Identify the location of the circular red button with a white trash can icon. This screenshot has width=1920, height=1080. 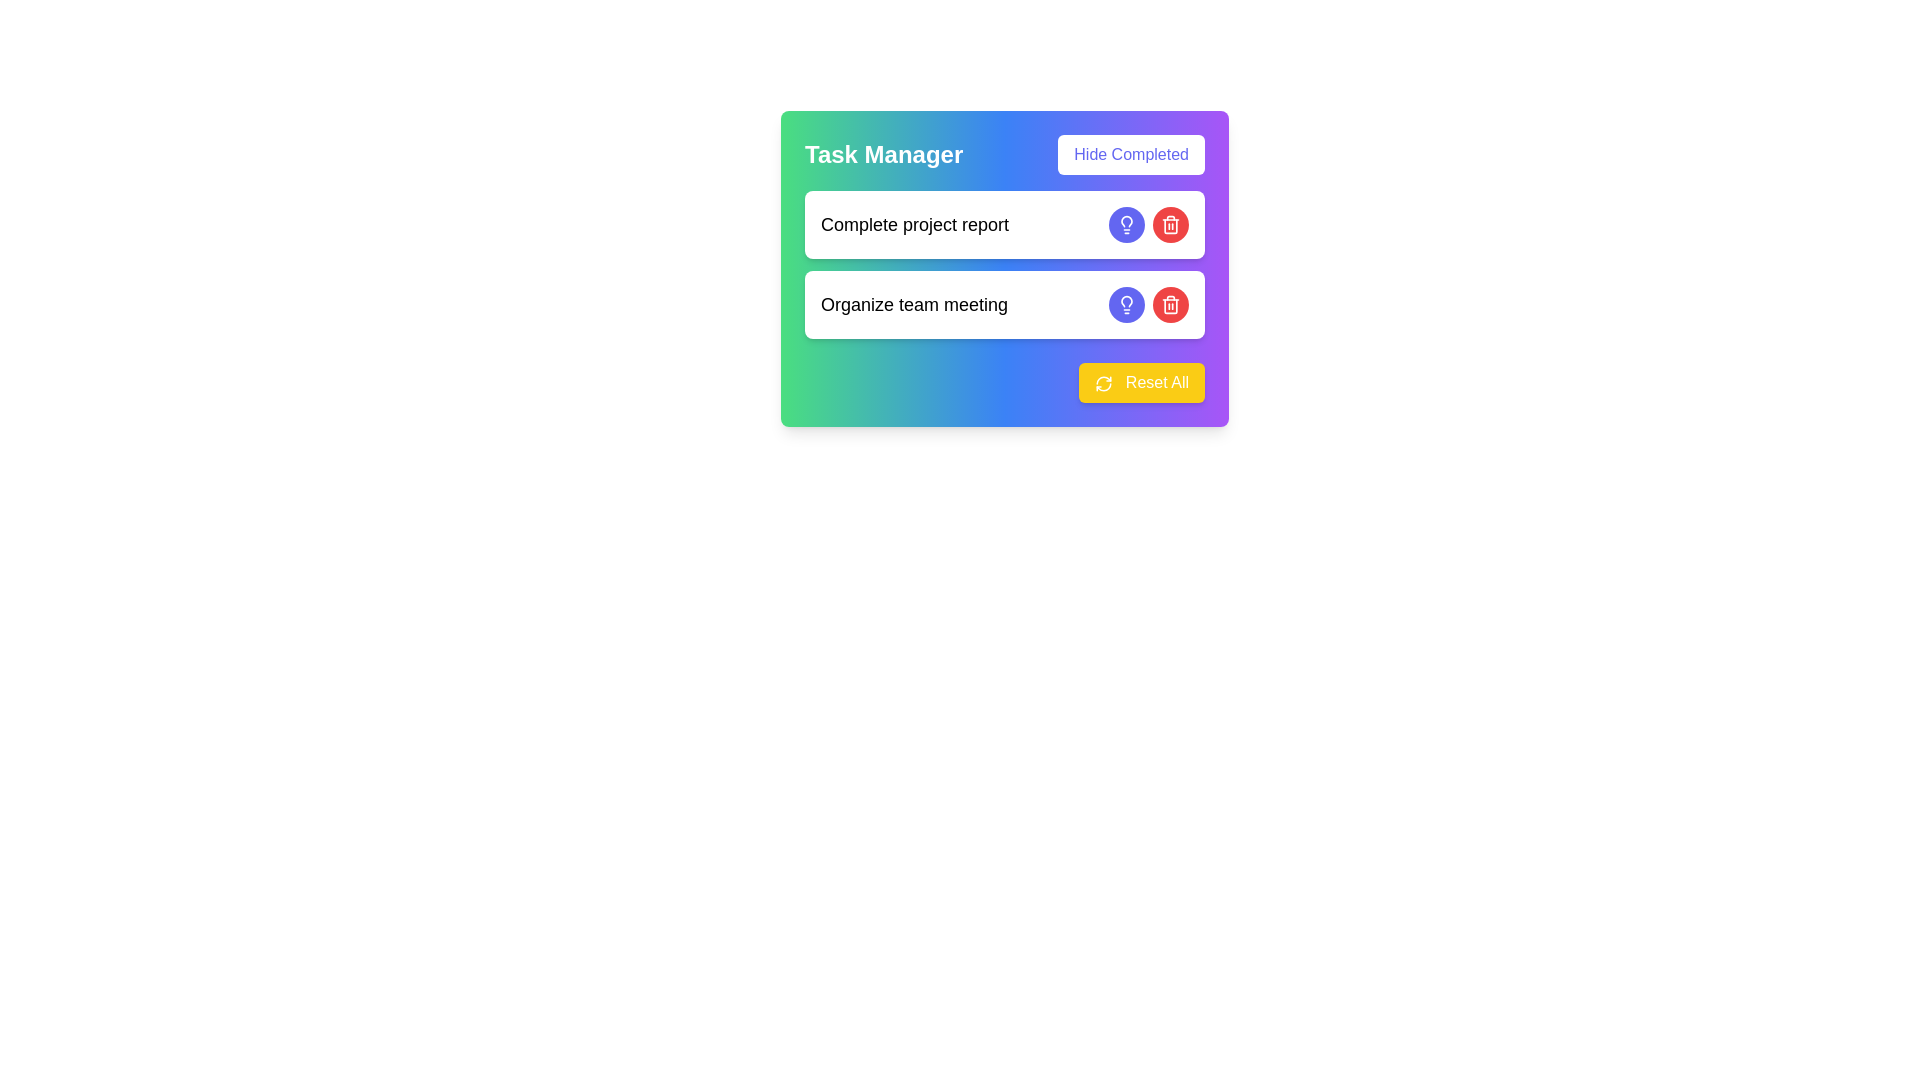
(1171, 224).